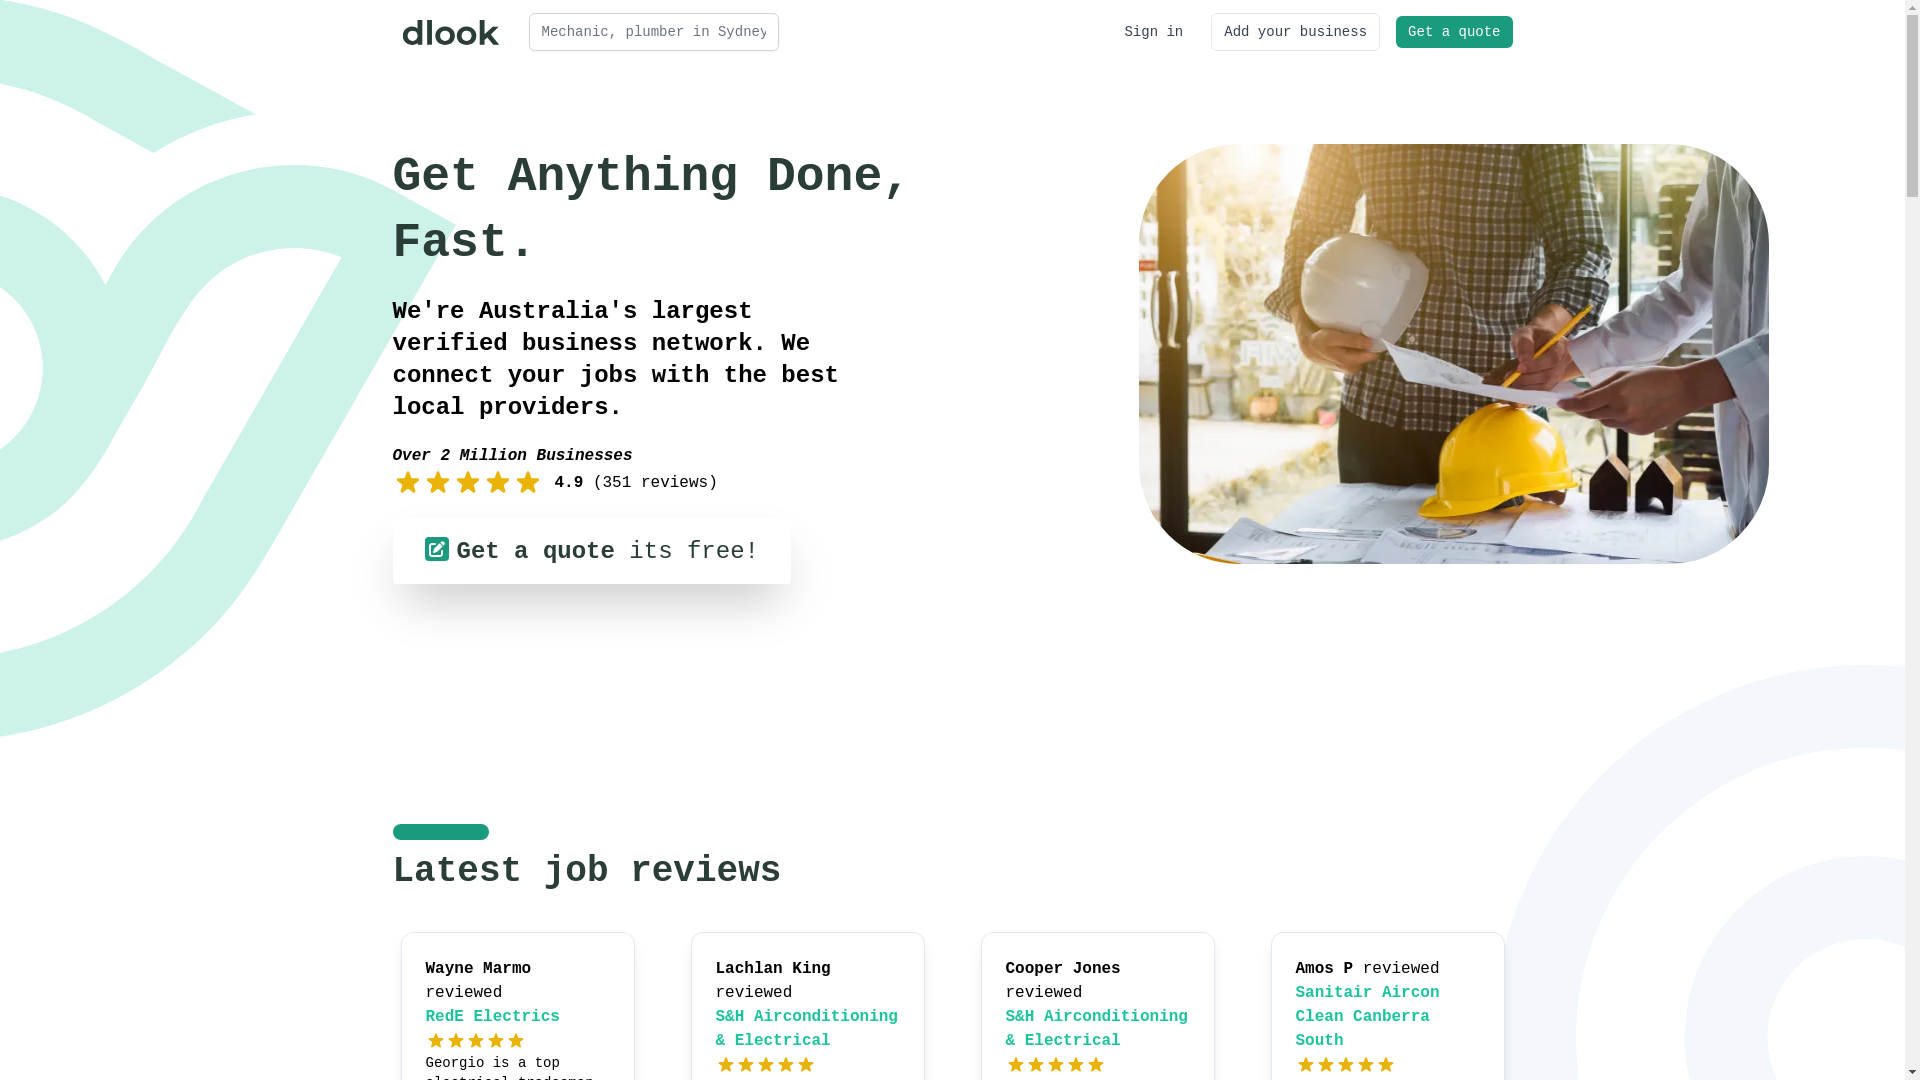 This screenshot has height=1080, width=1920. Describe the element at coordinates (806, 1029) in the screenshot. I see `'S&H Airconditioning & Electrical'` at that location.